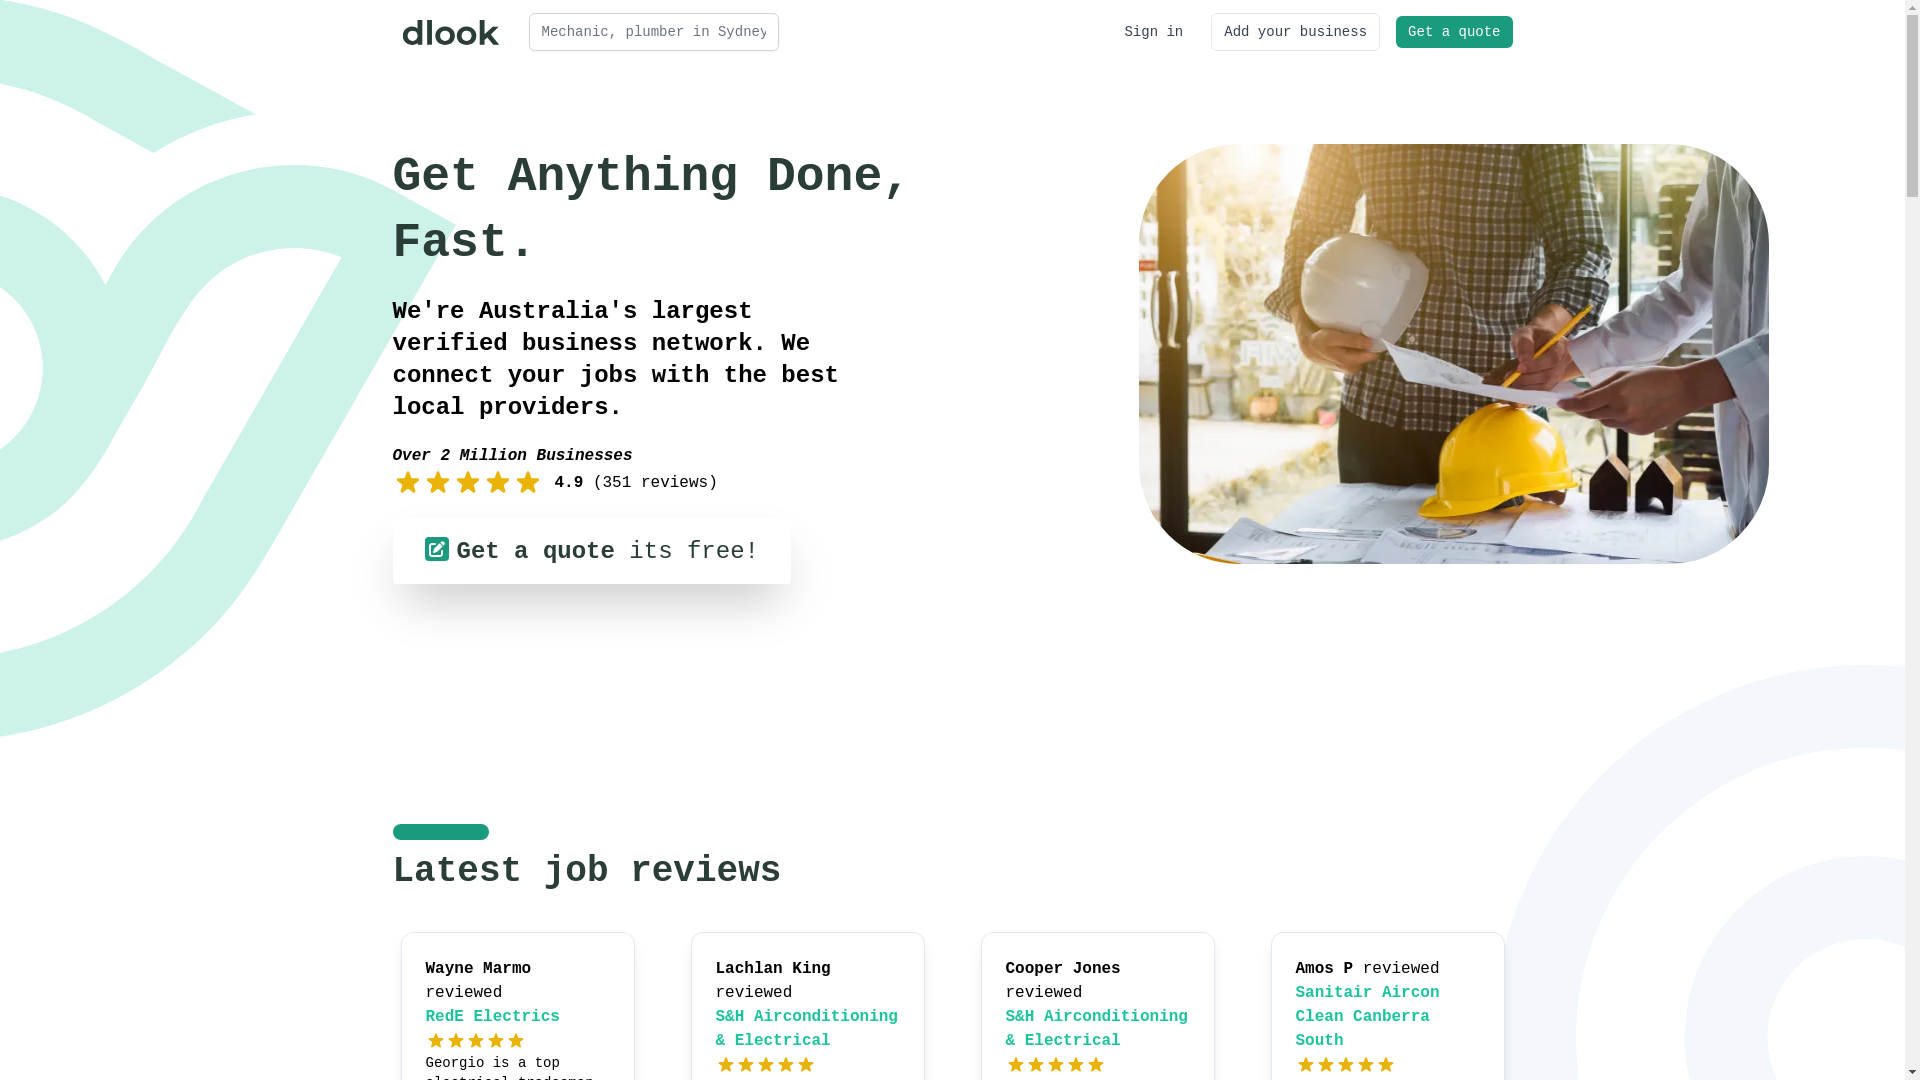 This screenshot has height=1080, width=1920. Describe the element at coordinates (806, 1029) in the screenshot. I see `'S&H Airconditioning & Electrical'` at that location.